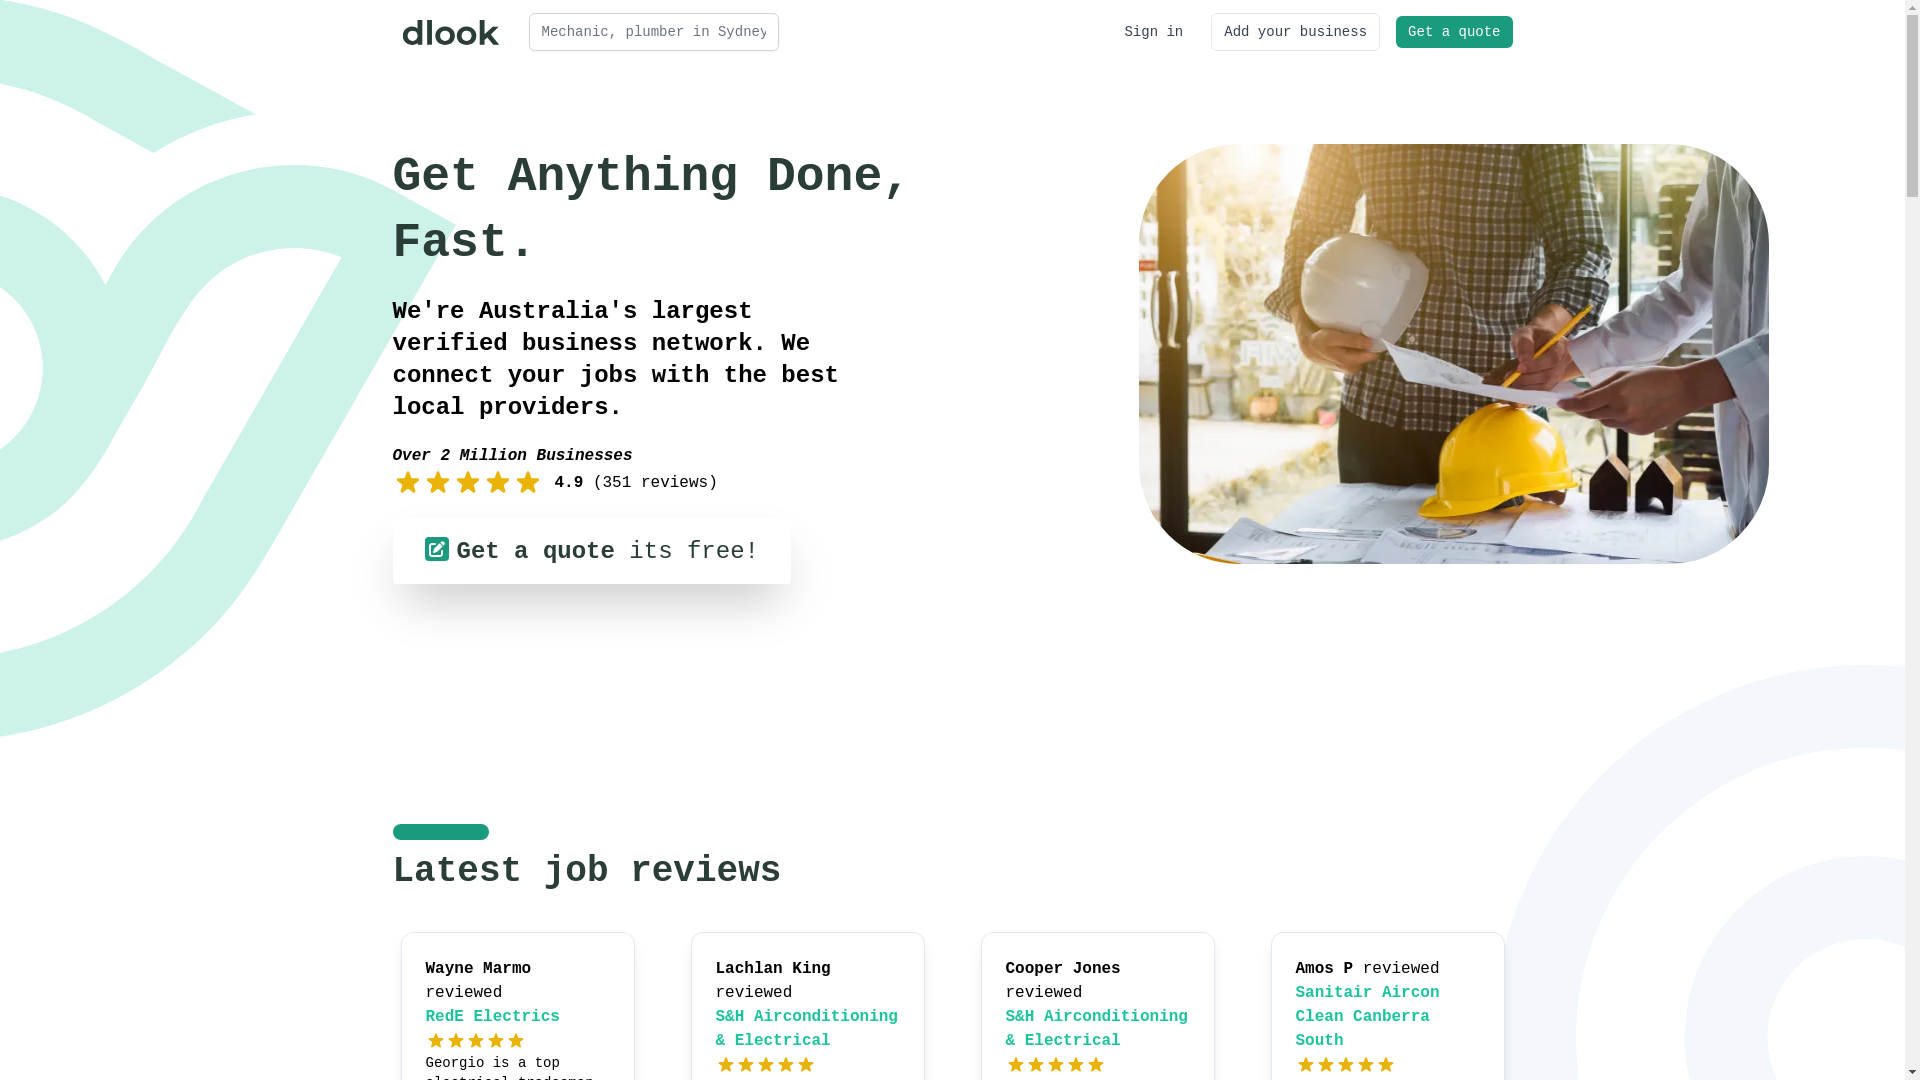 This screenshot has height=1080, width=1920. Describe the element at coordinates (806, 1029) in the screenshot. I see `'S&H Airconditioning & Electrical'` at that location.